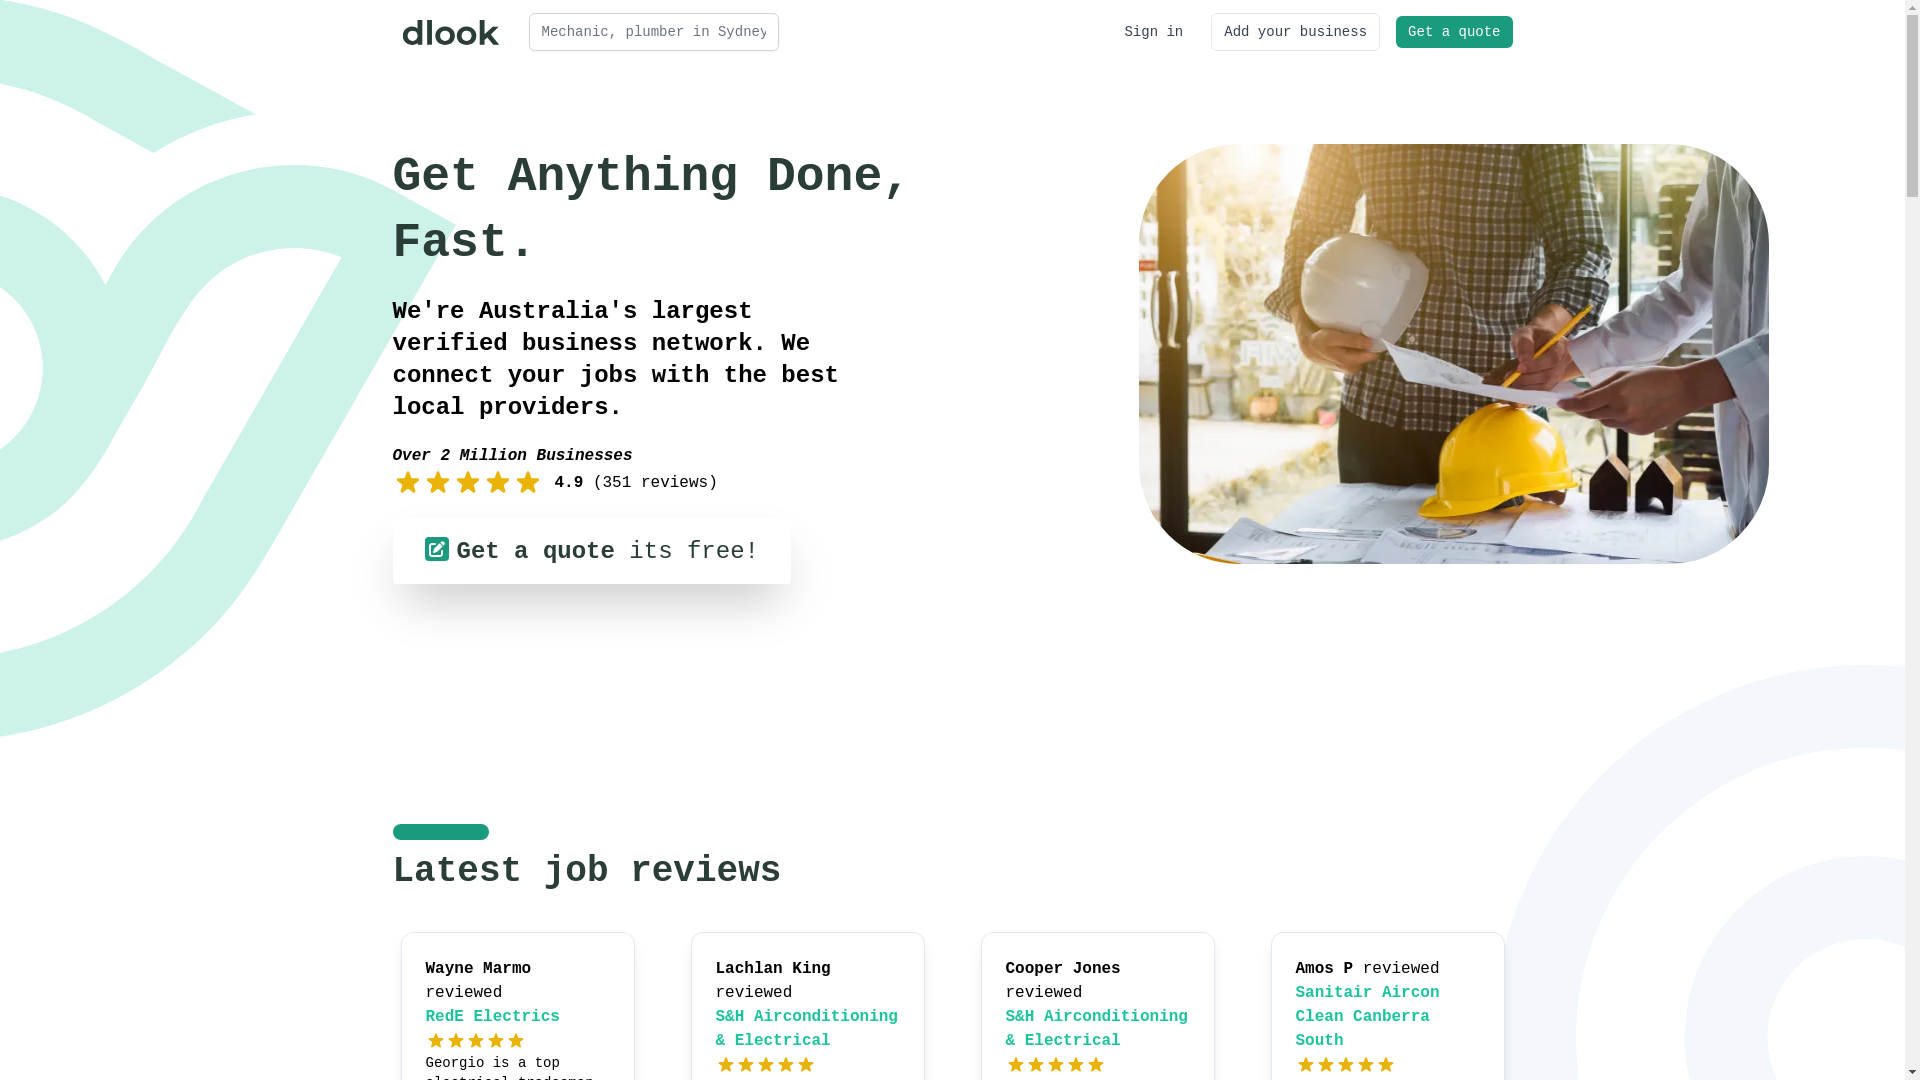 This screenshot has height=1080, width=1920. Describe the element at coordinates (806, 1029) in the screenshot. I see `'S&H Airconditioning & Electrical'` at that location.